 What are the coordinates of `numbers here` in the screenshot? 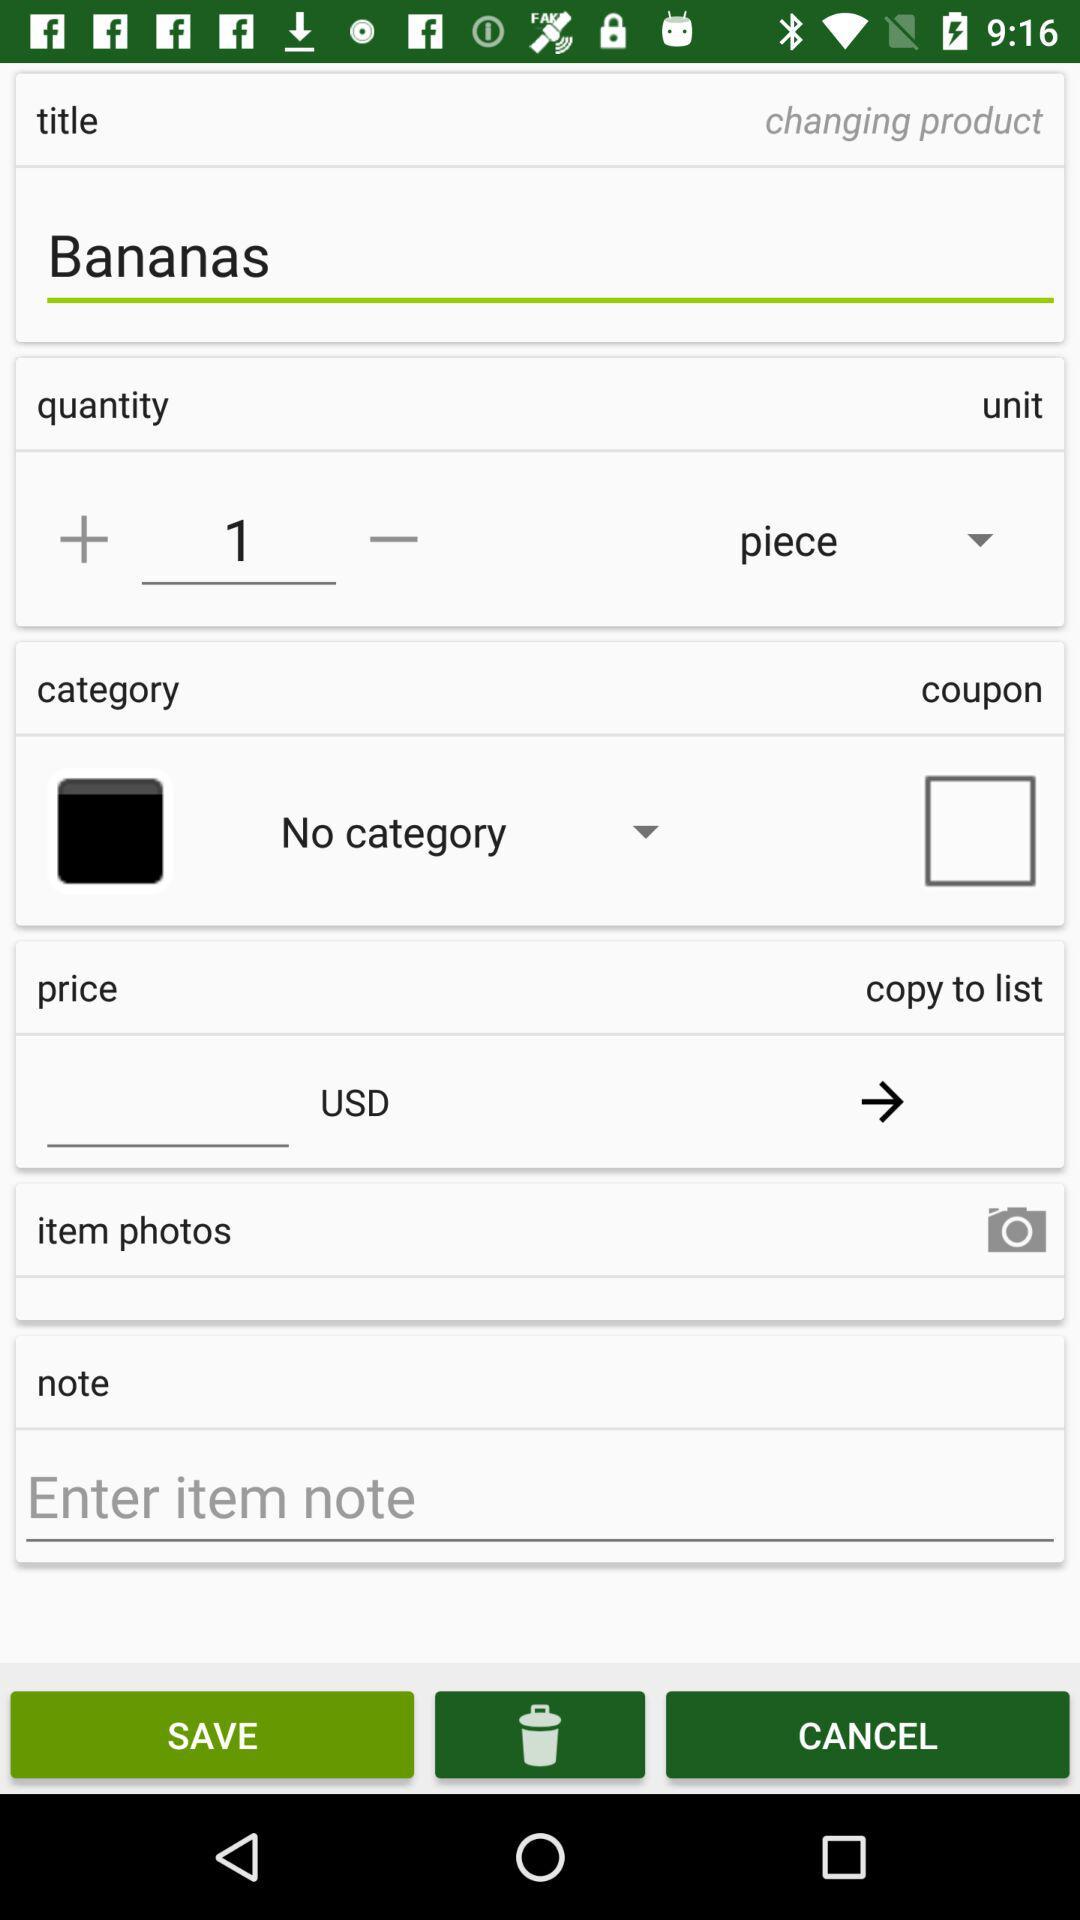 It's located at (167, 1100).